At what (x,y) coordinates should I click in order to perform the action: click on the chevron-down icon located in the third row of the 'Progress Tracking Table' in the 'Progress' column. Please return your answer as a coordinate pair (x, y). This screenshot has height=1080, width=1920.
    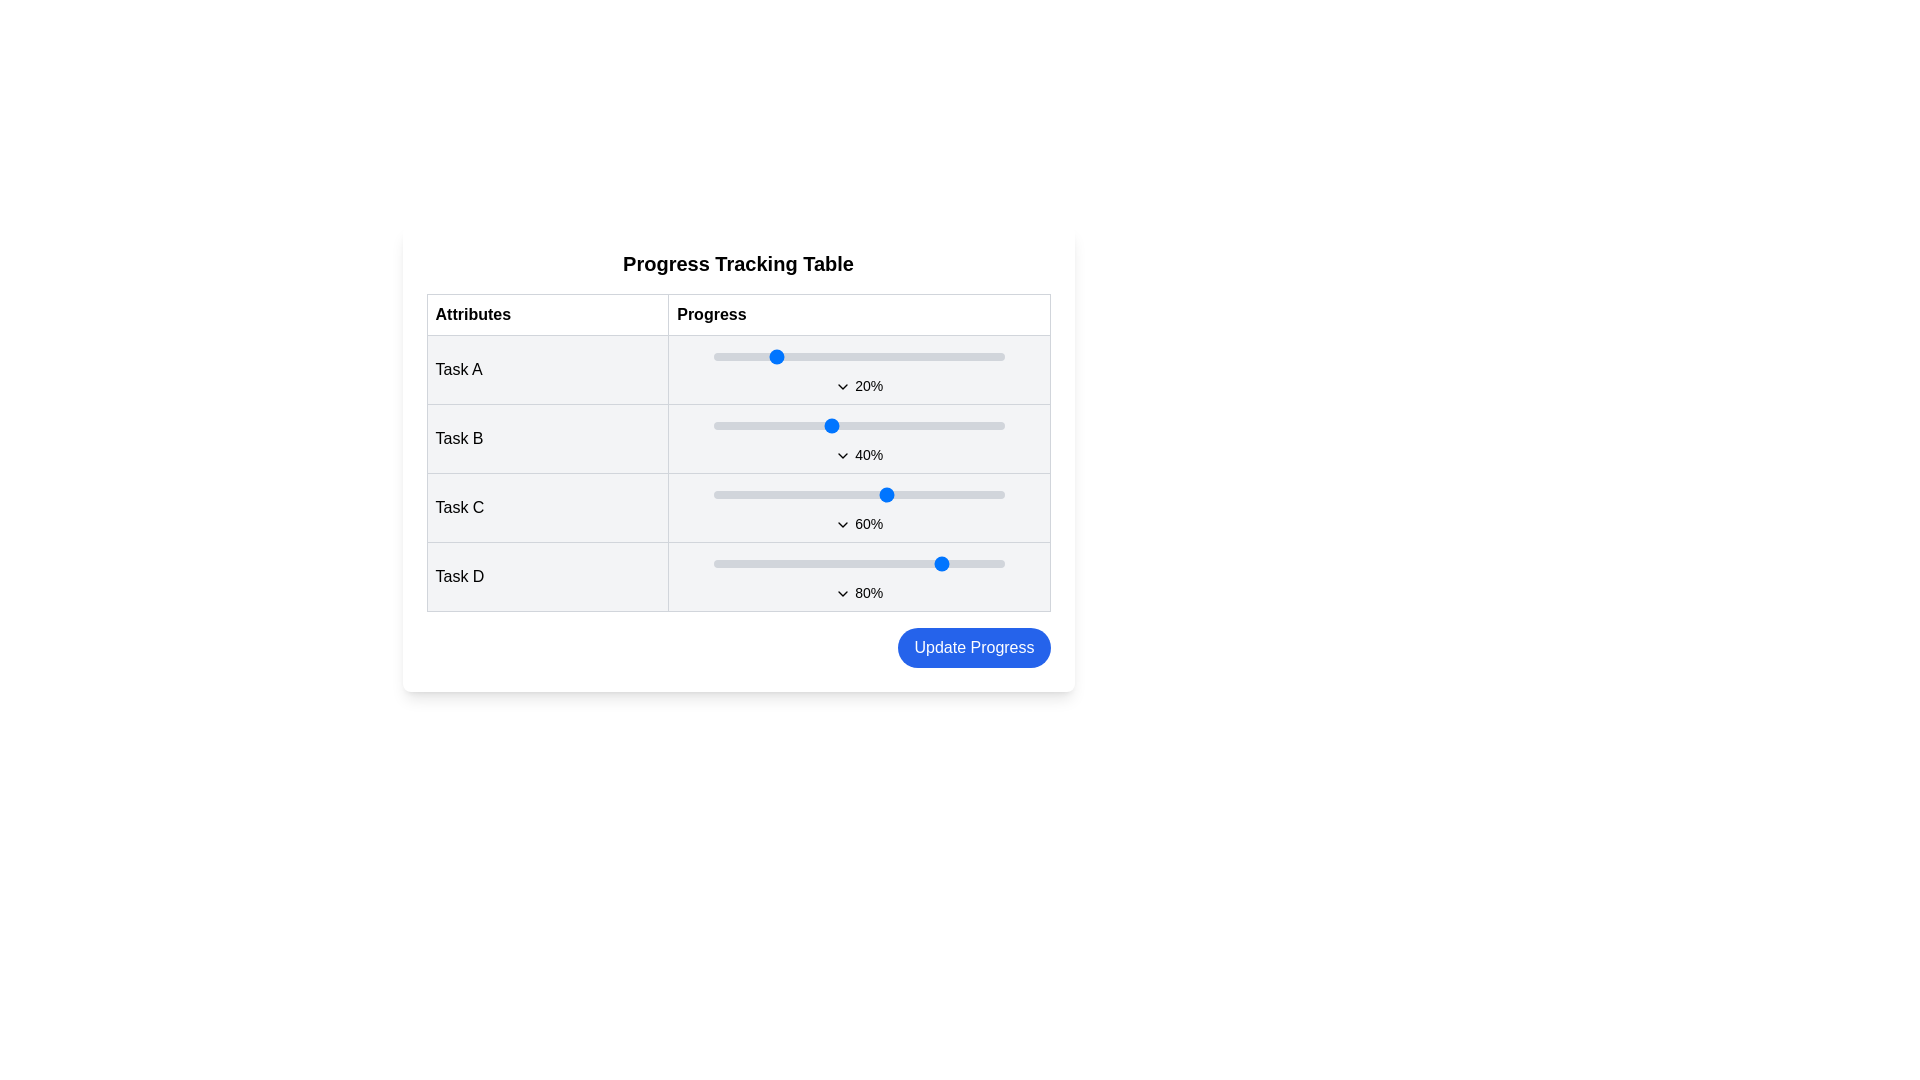
    Looking at the image, I should click on (843, 524).